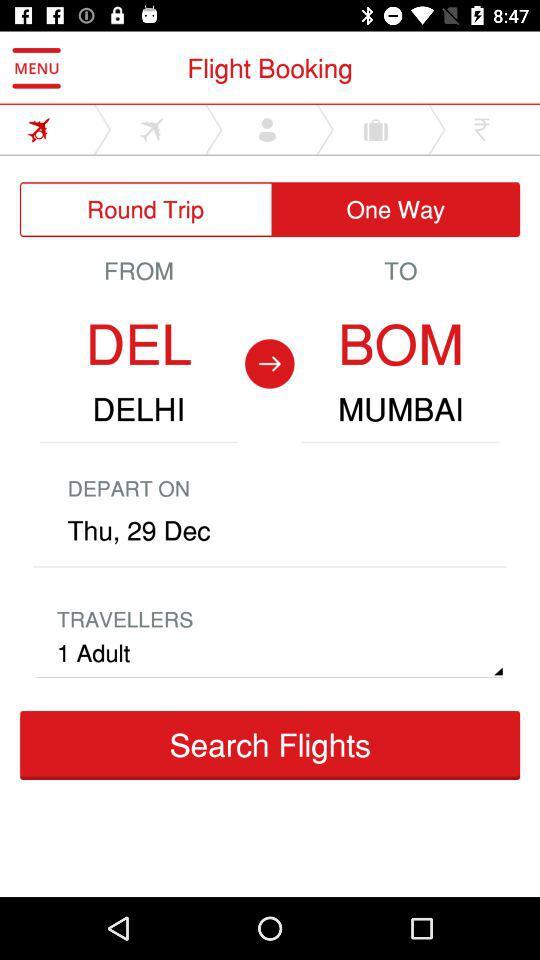 The image size is (540, 960). What do you see at coordinates (395, 209) in the screenshot?
I see `the text one way` at bounding box center [395, 209].